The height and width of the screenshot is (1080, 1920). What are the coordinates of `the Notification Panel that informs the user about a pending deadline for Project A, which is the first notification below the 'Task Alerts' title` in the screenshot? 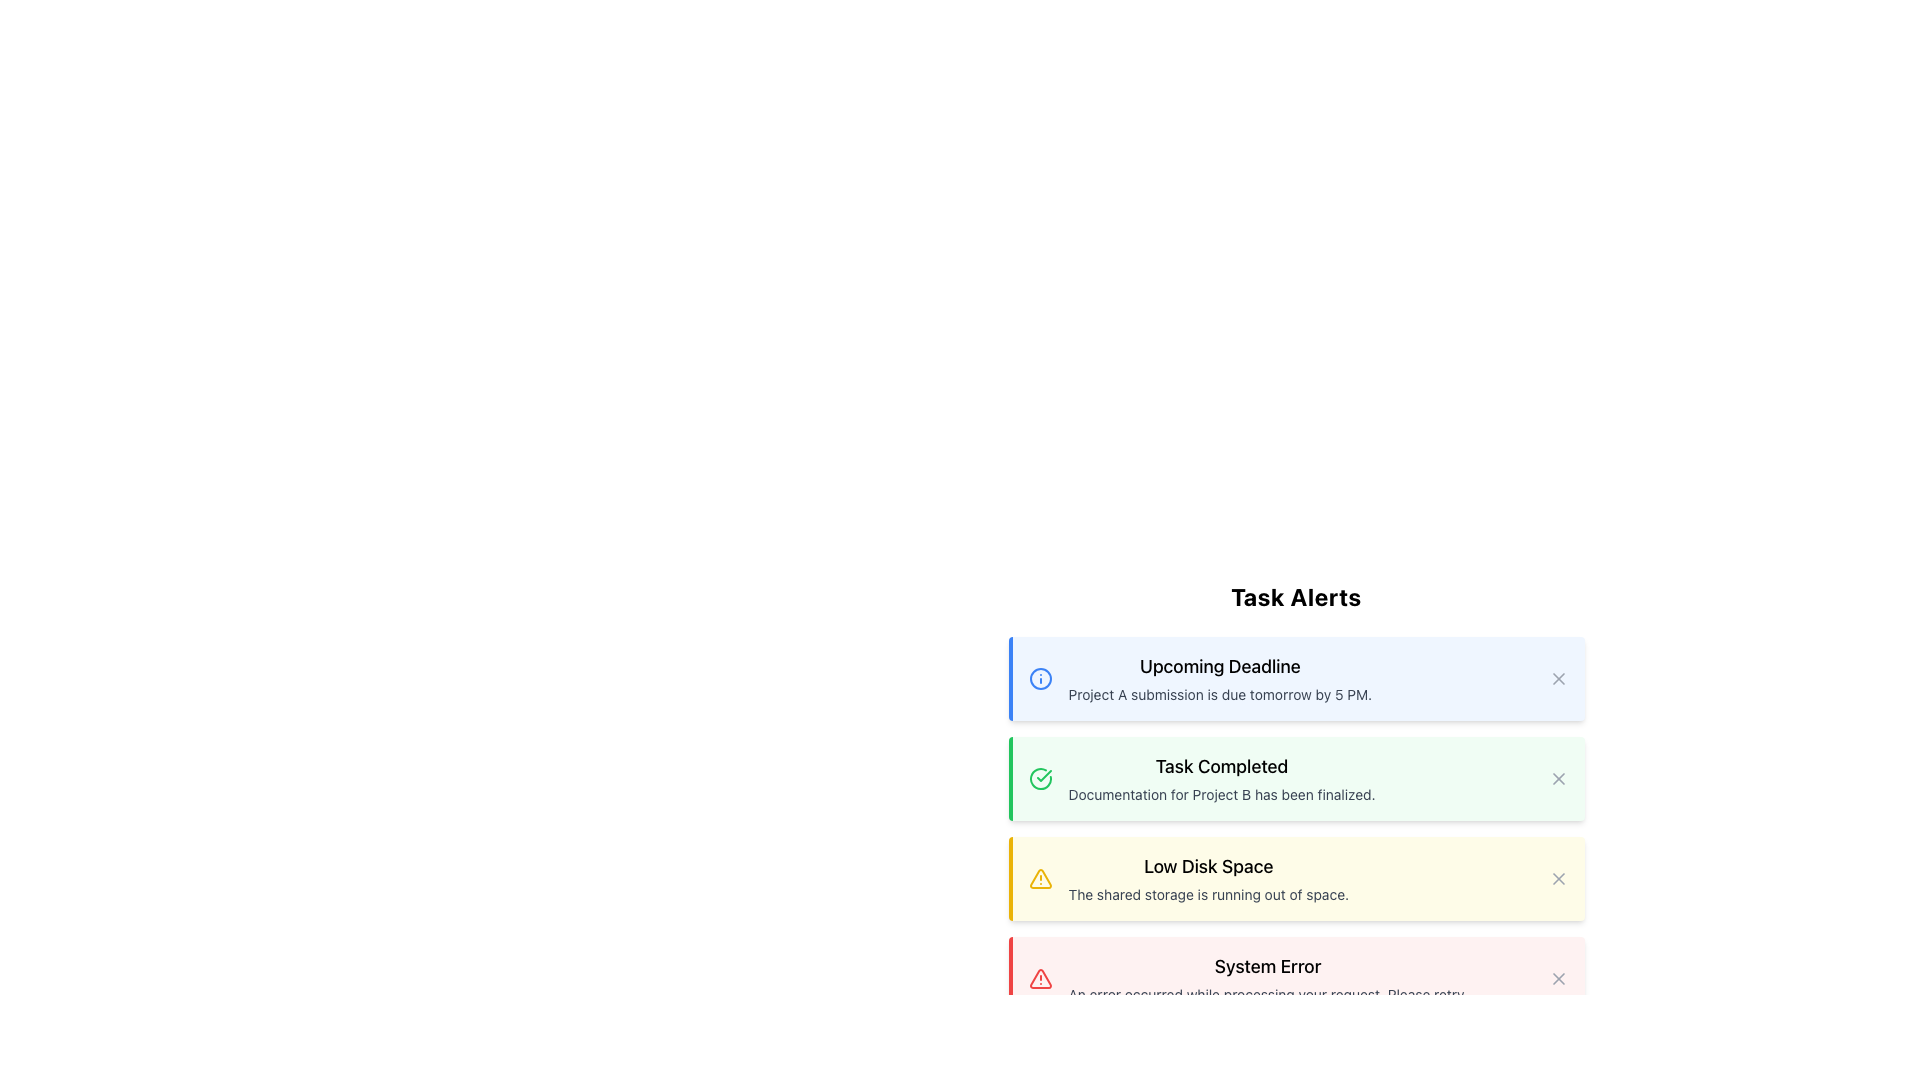 It's located at (1296, 677).